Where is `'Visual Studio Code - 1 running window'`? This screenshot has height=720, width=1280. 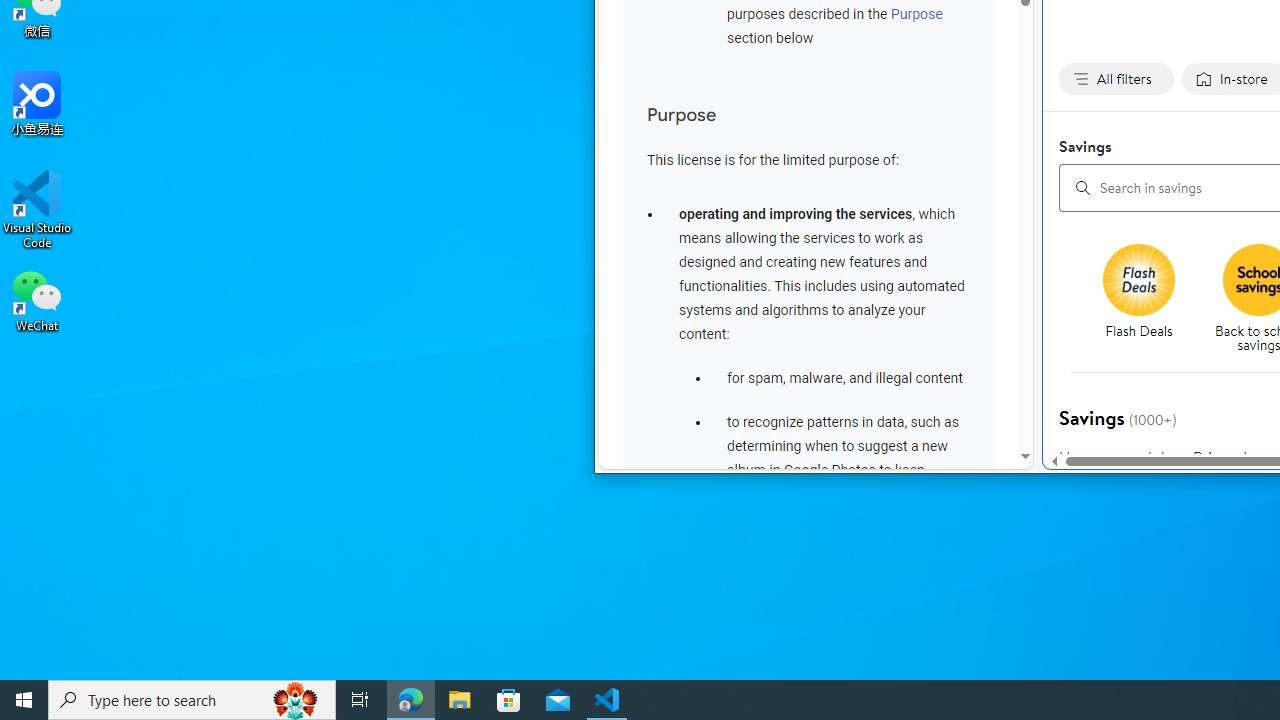
'Visual Studio Code - 1 running window' is located at coordinates (606, 698).